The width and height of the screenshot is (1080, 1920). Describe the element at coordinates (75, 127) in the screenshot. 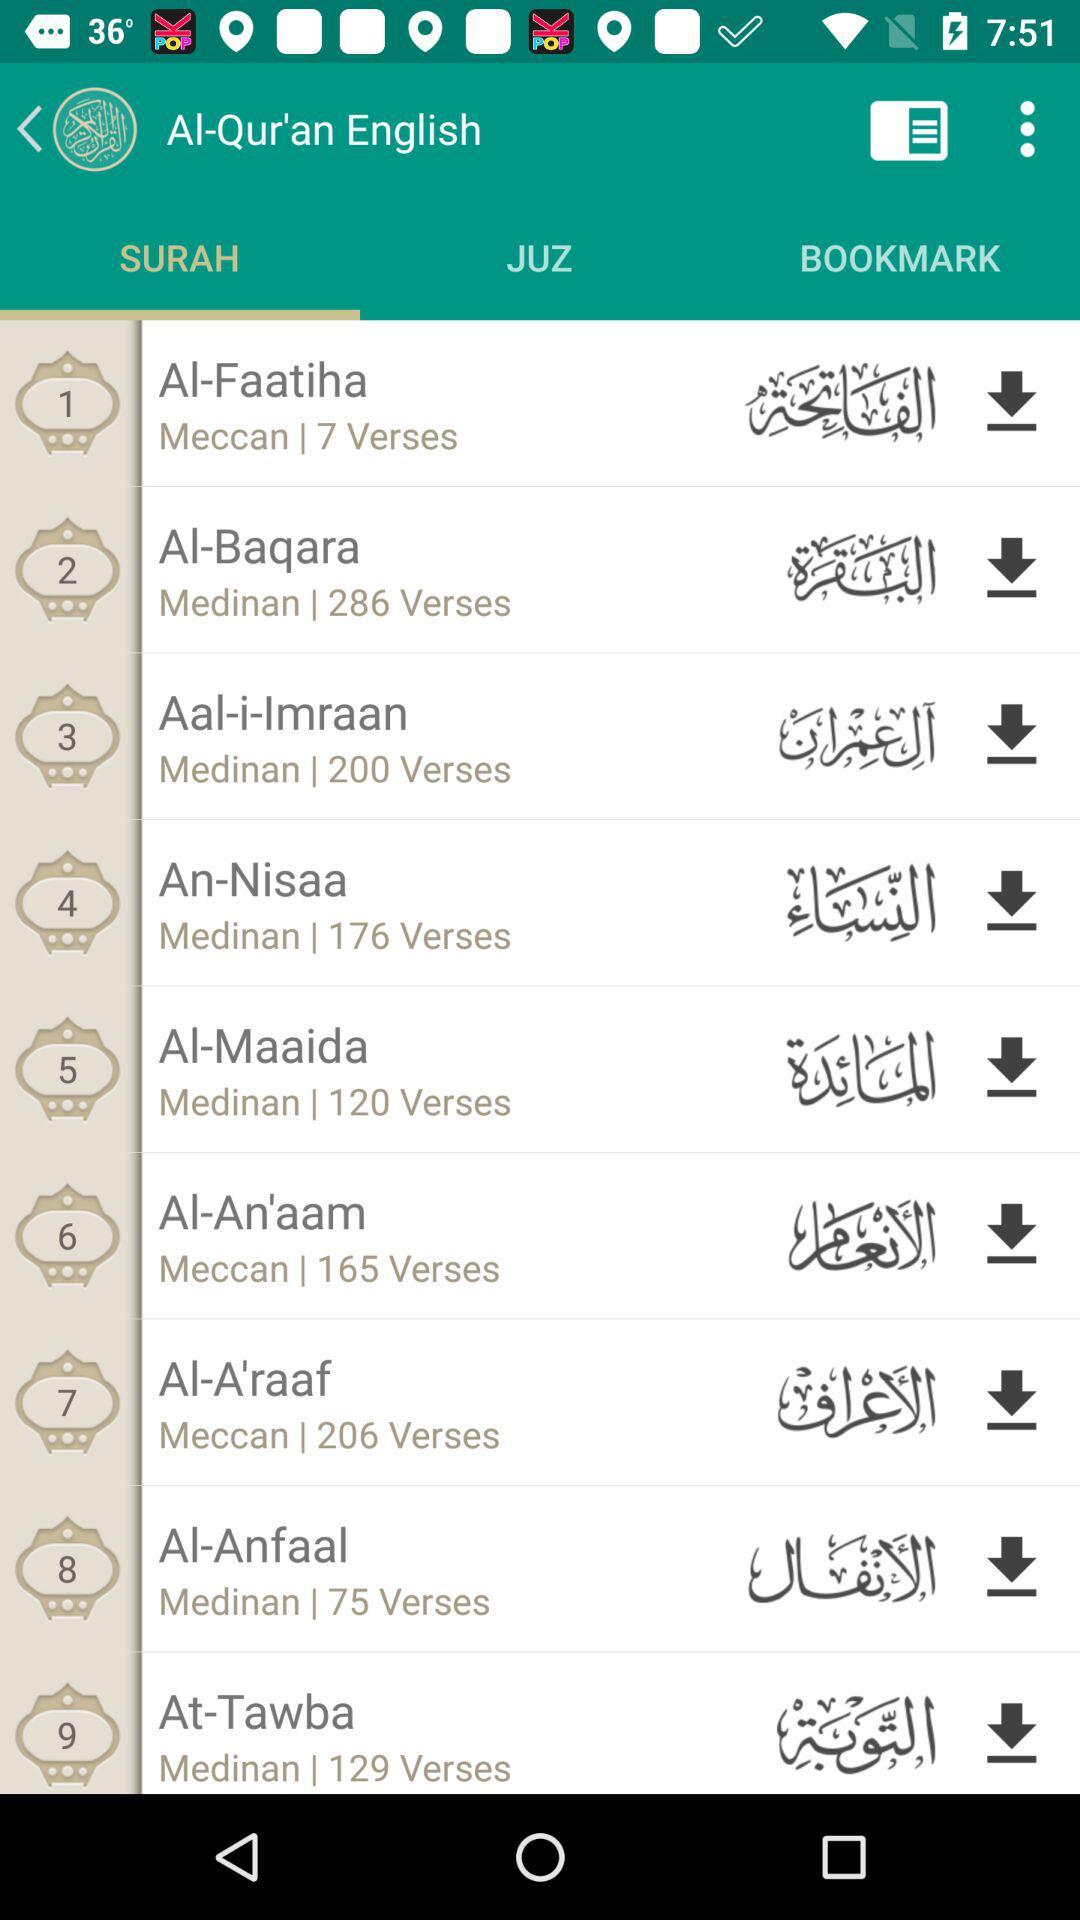

I see `pack word` at that location.